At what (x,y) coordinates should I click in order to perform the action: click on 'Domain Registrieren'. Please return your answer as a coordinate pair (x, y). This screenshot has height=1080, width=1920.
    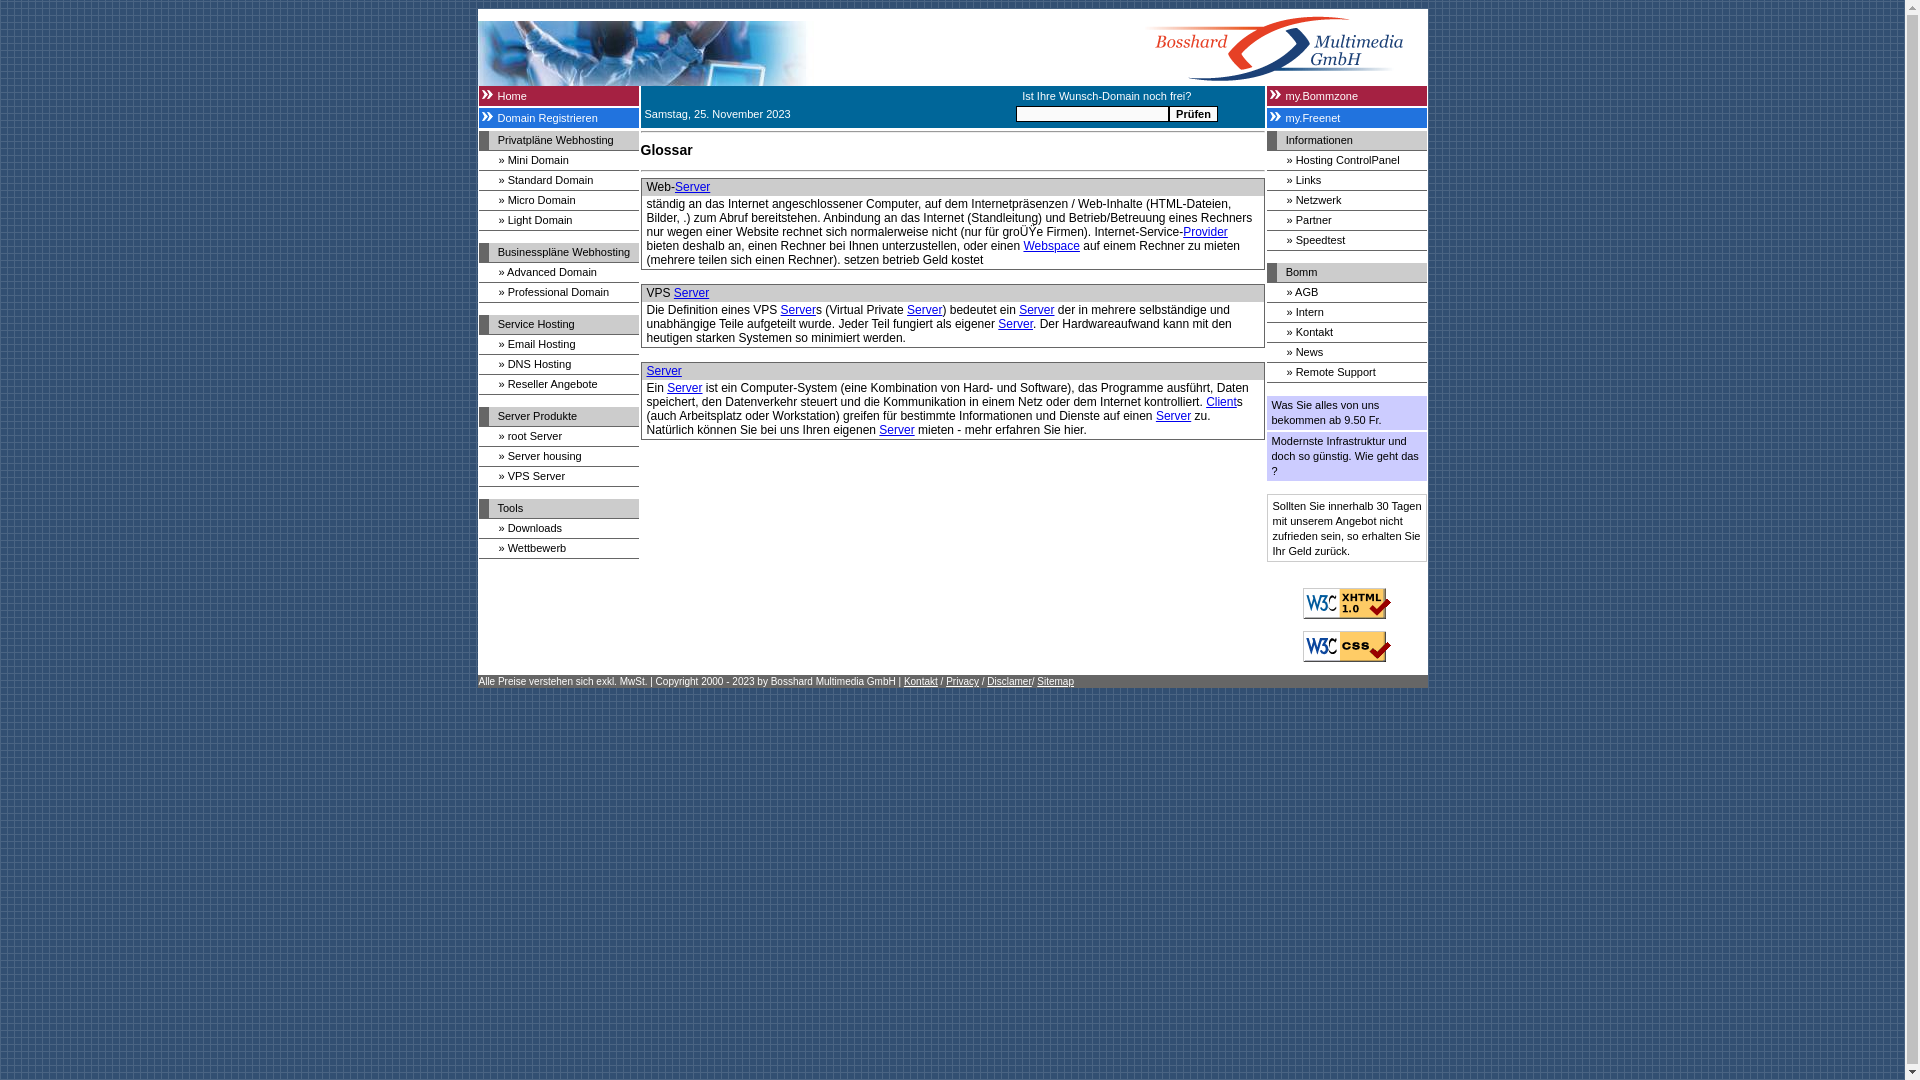
    Looking at the image, I should click on (477, 118).